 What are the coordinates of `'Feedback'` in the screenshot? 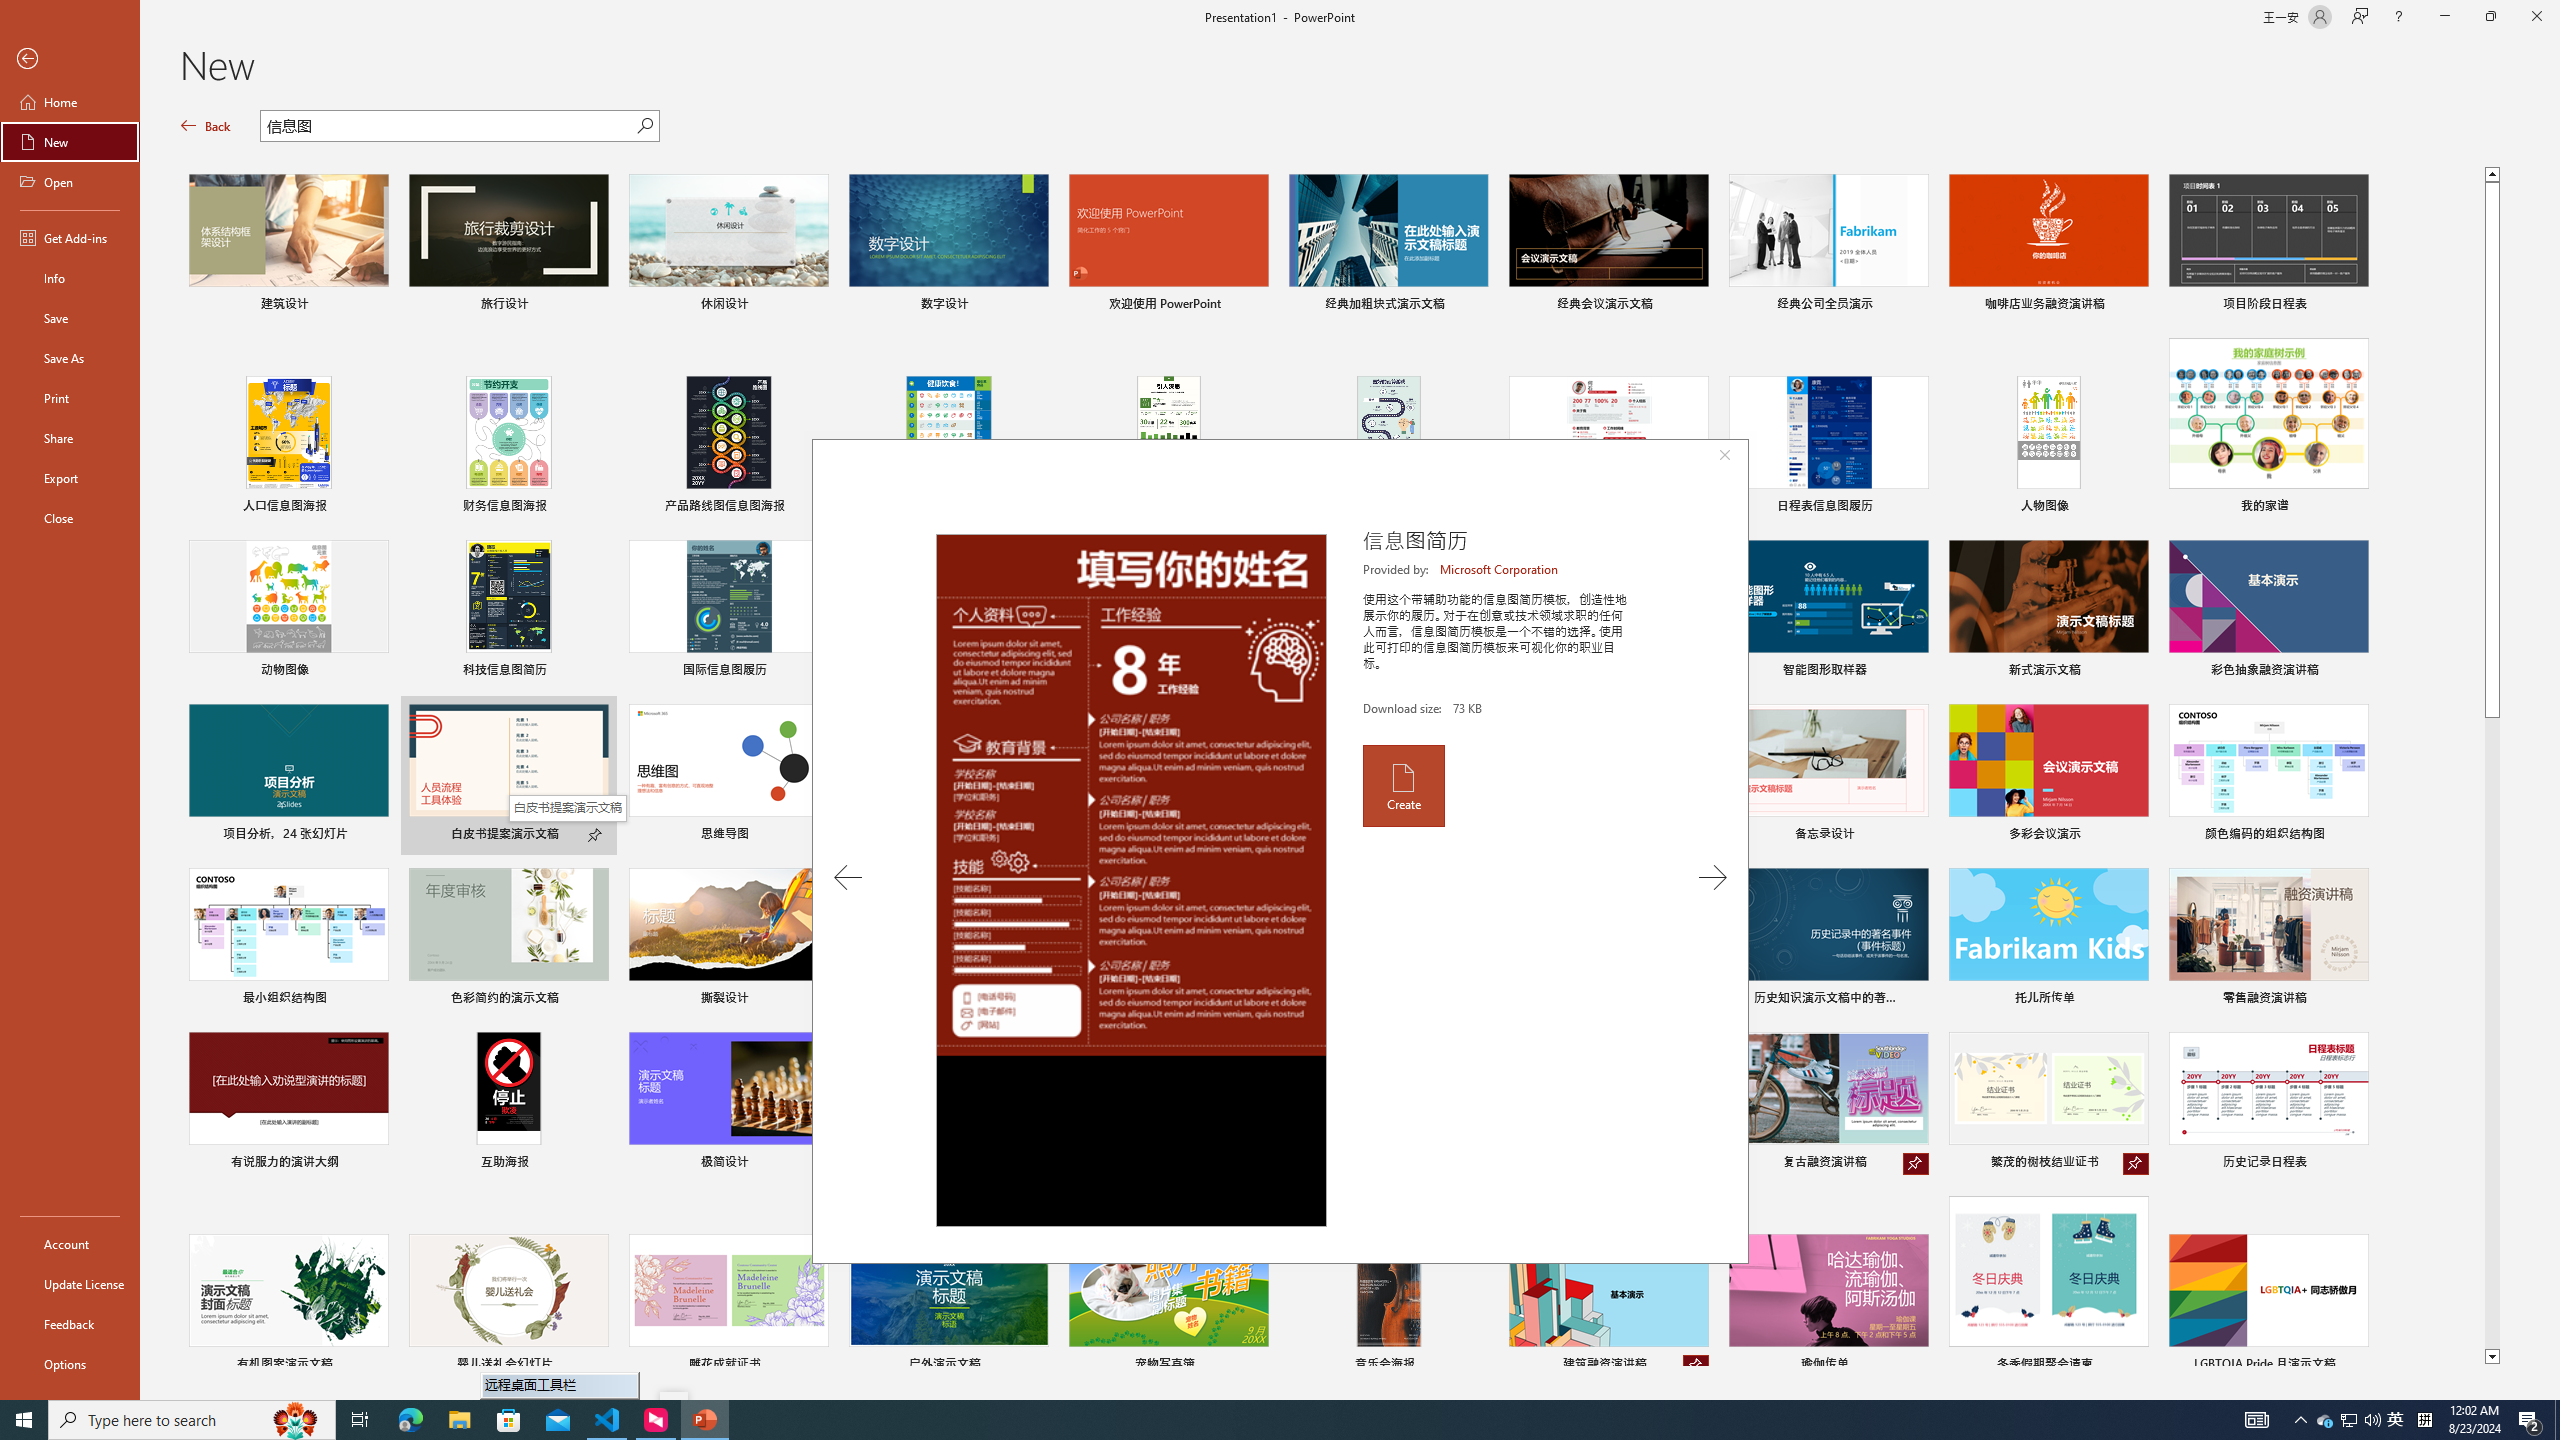 It's located at (69, 1324).